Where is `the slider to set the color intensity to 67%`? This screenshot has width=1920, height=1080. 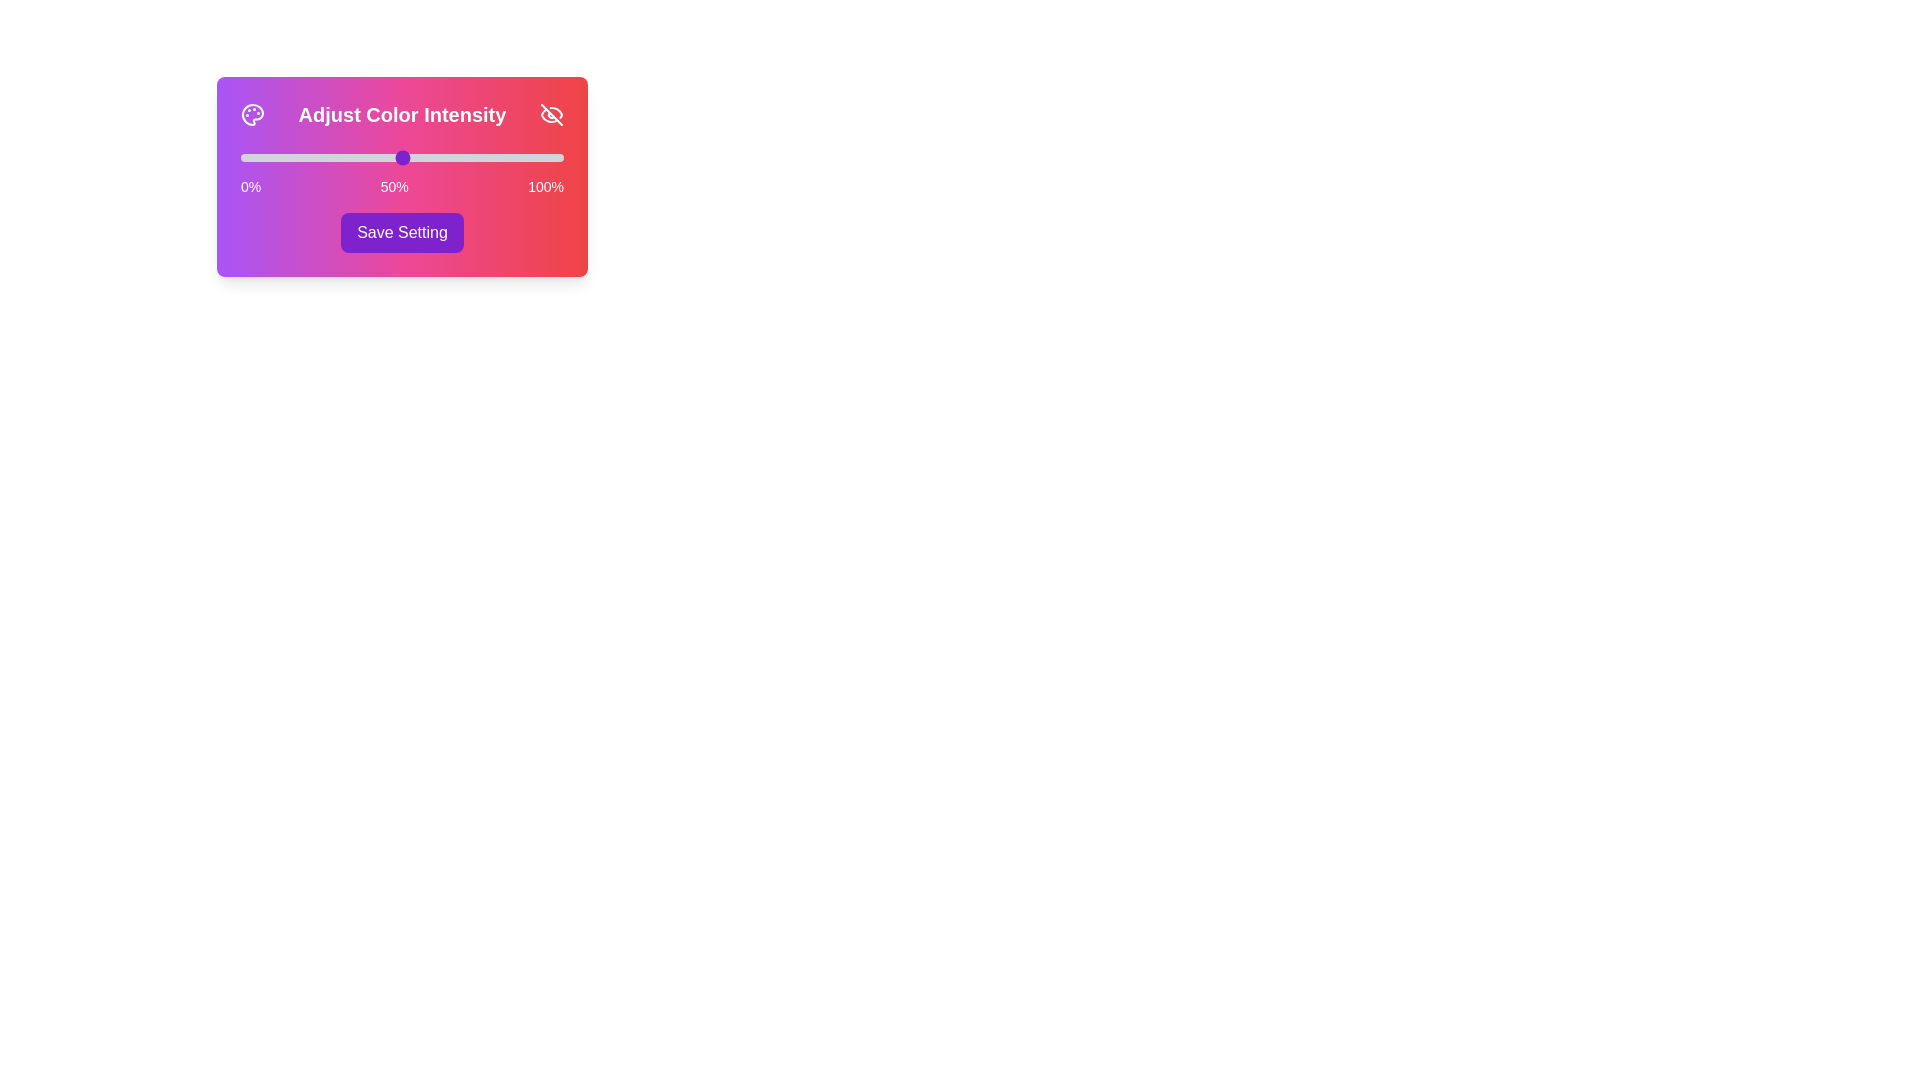 the slider to set the color intensity to 67% is located at coordinates (456, 157).